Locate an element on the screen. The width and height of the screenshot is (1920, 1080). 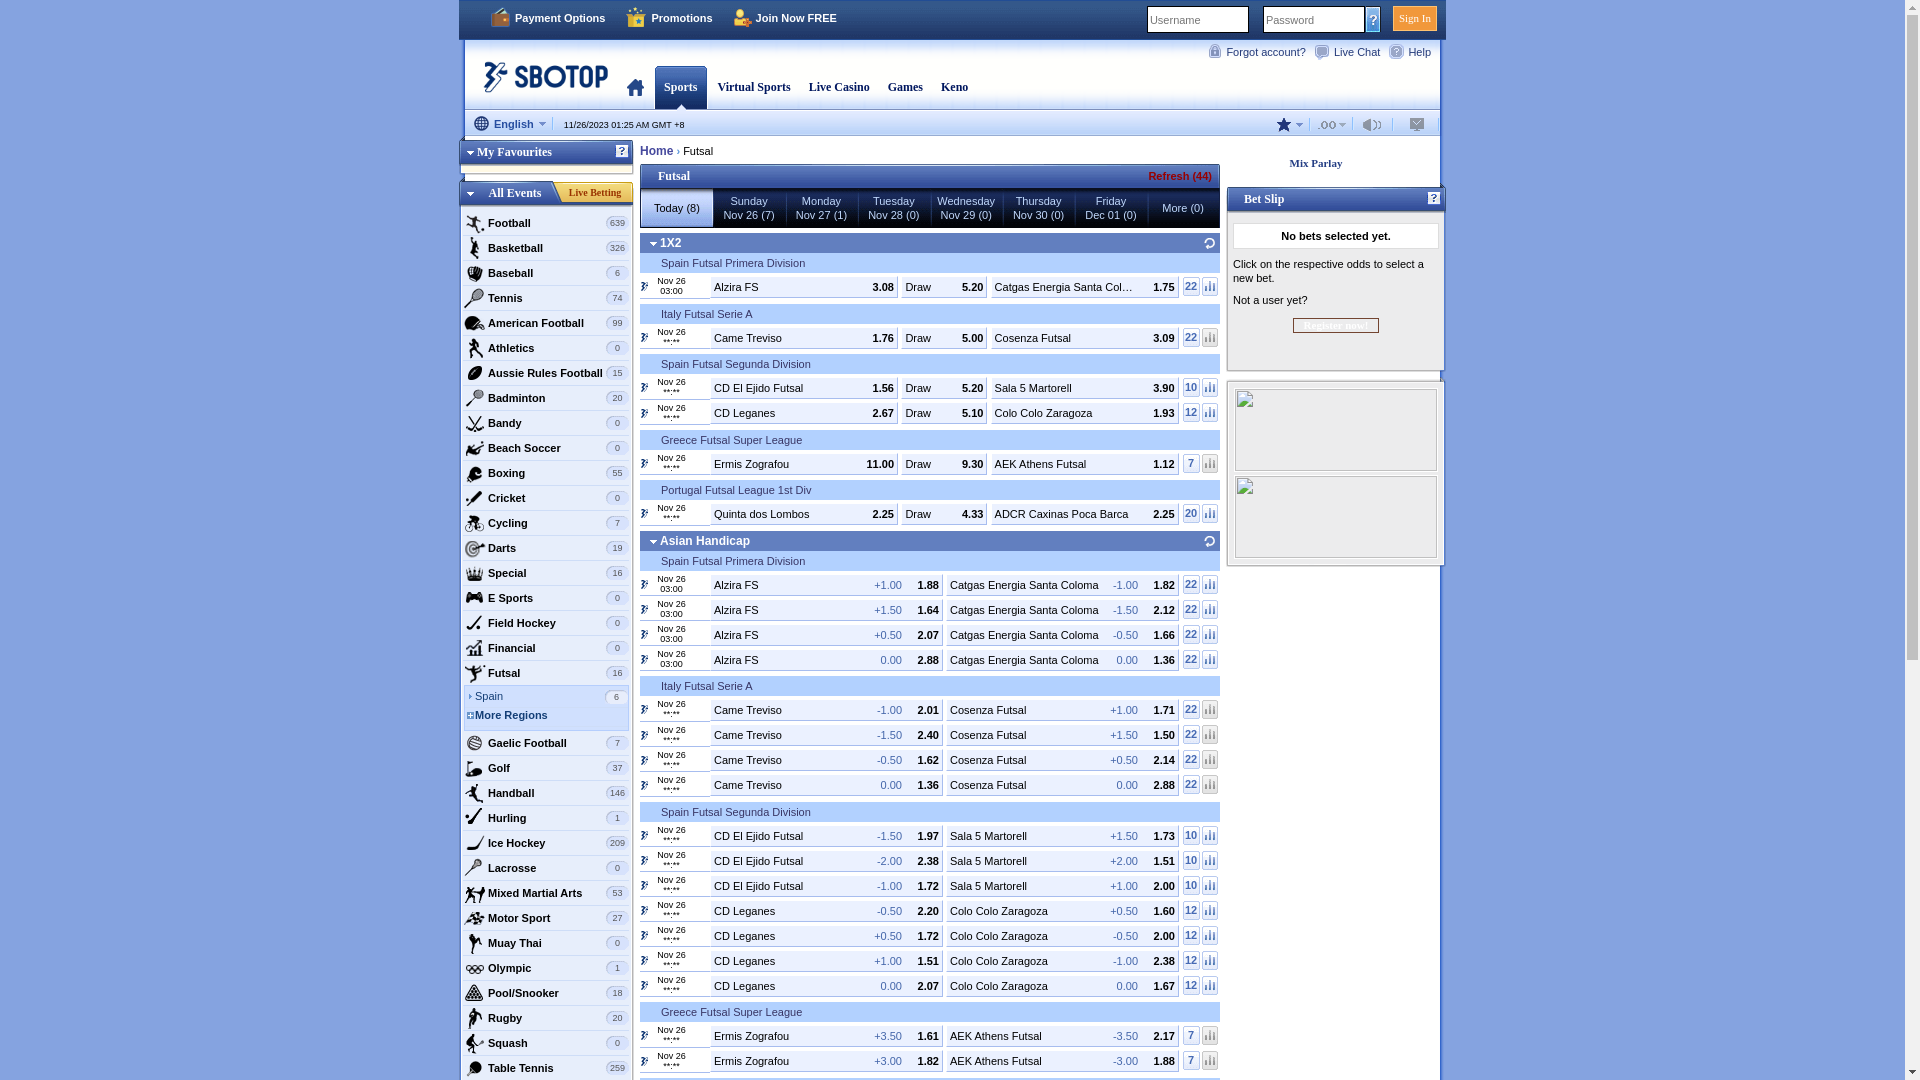
'No statistics available' is located at coordinates (1208, 1059).